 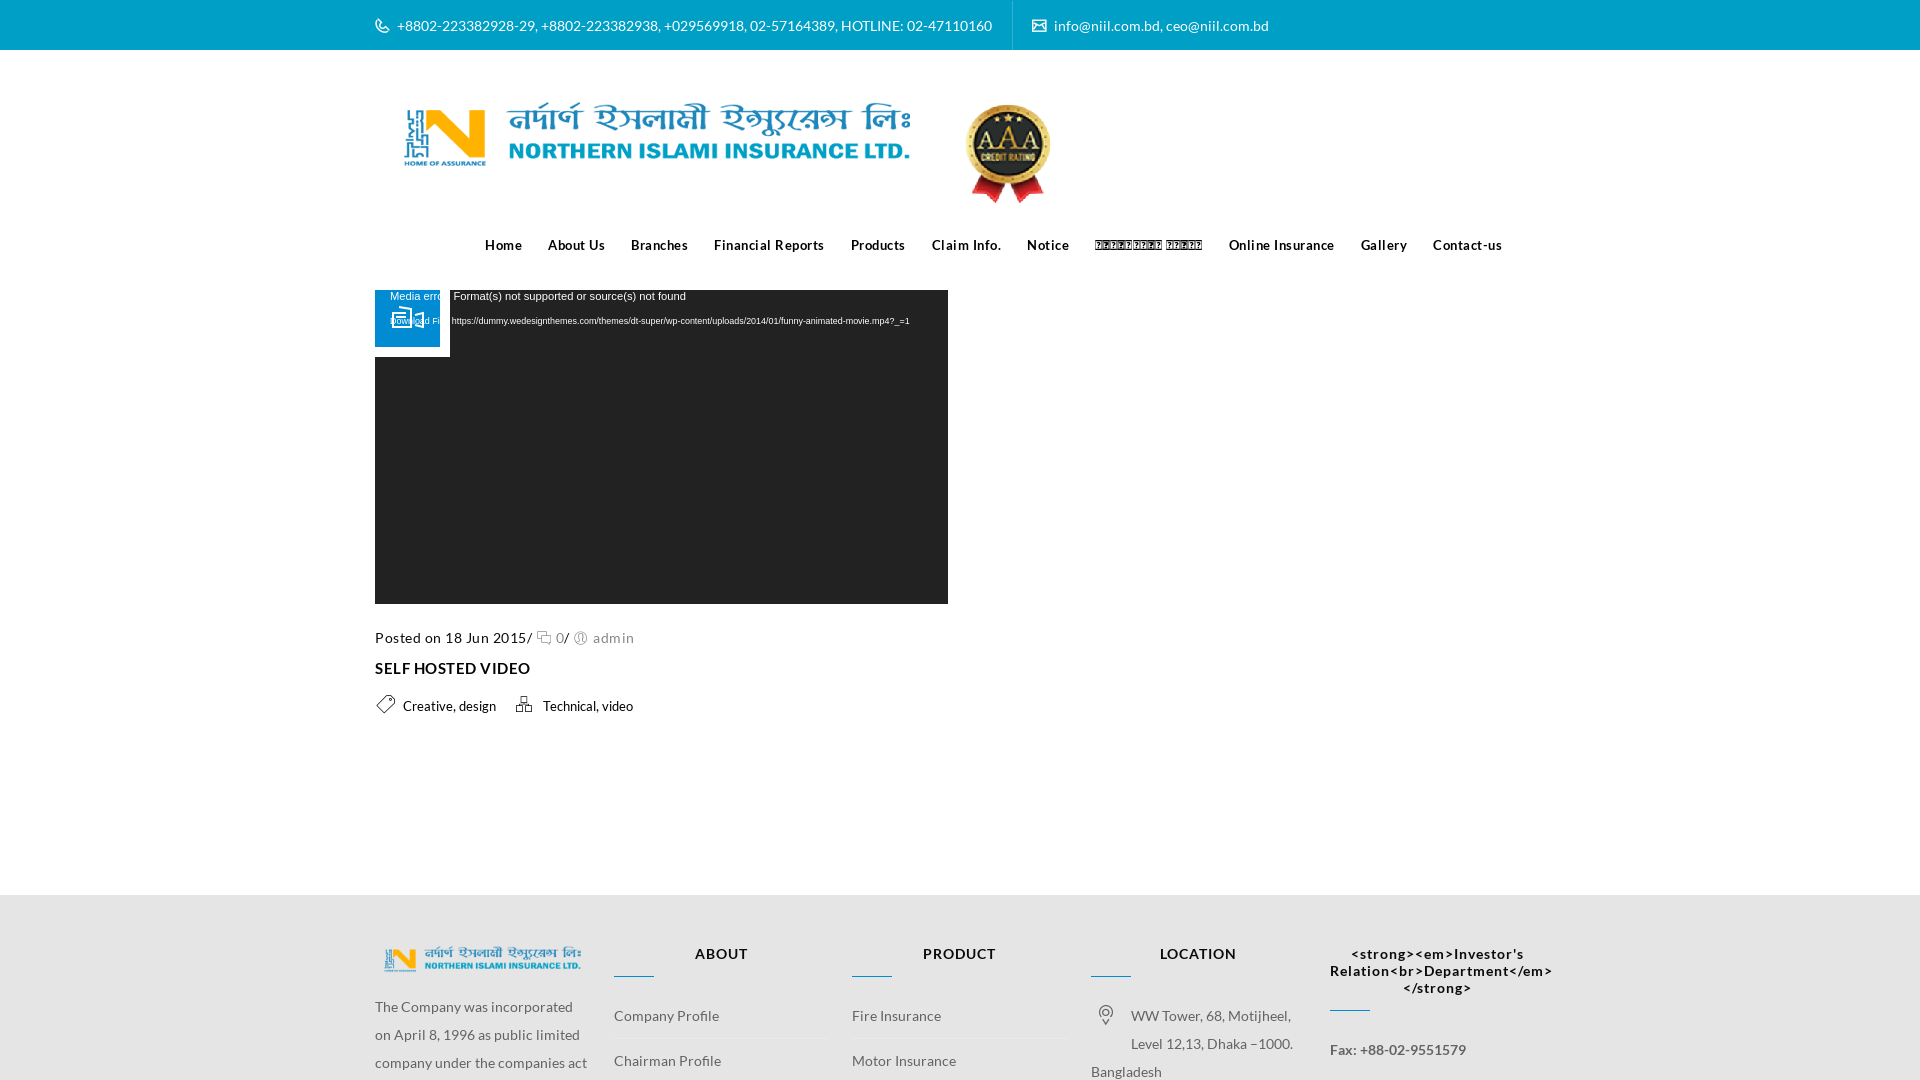 I want to click on 'Branches', so click(x=659, y=244).